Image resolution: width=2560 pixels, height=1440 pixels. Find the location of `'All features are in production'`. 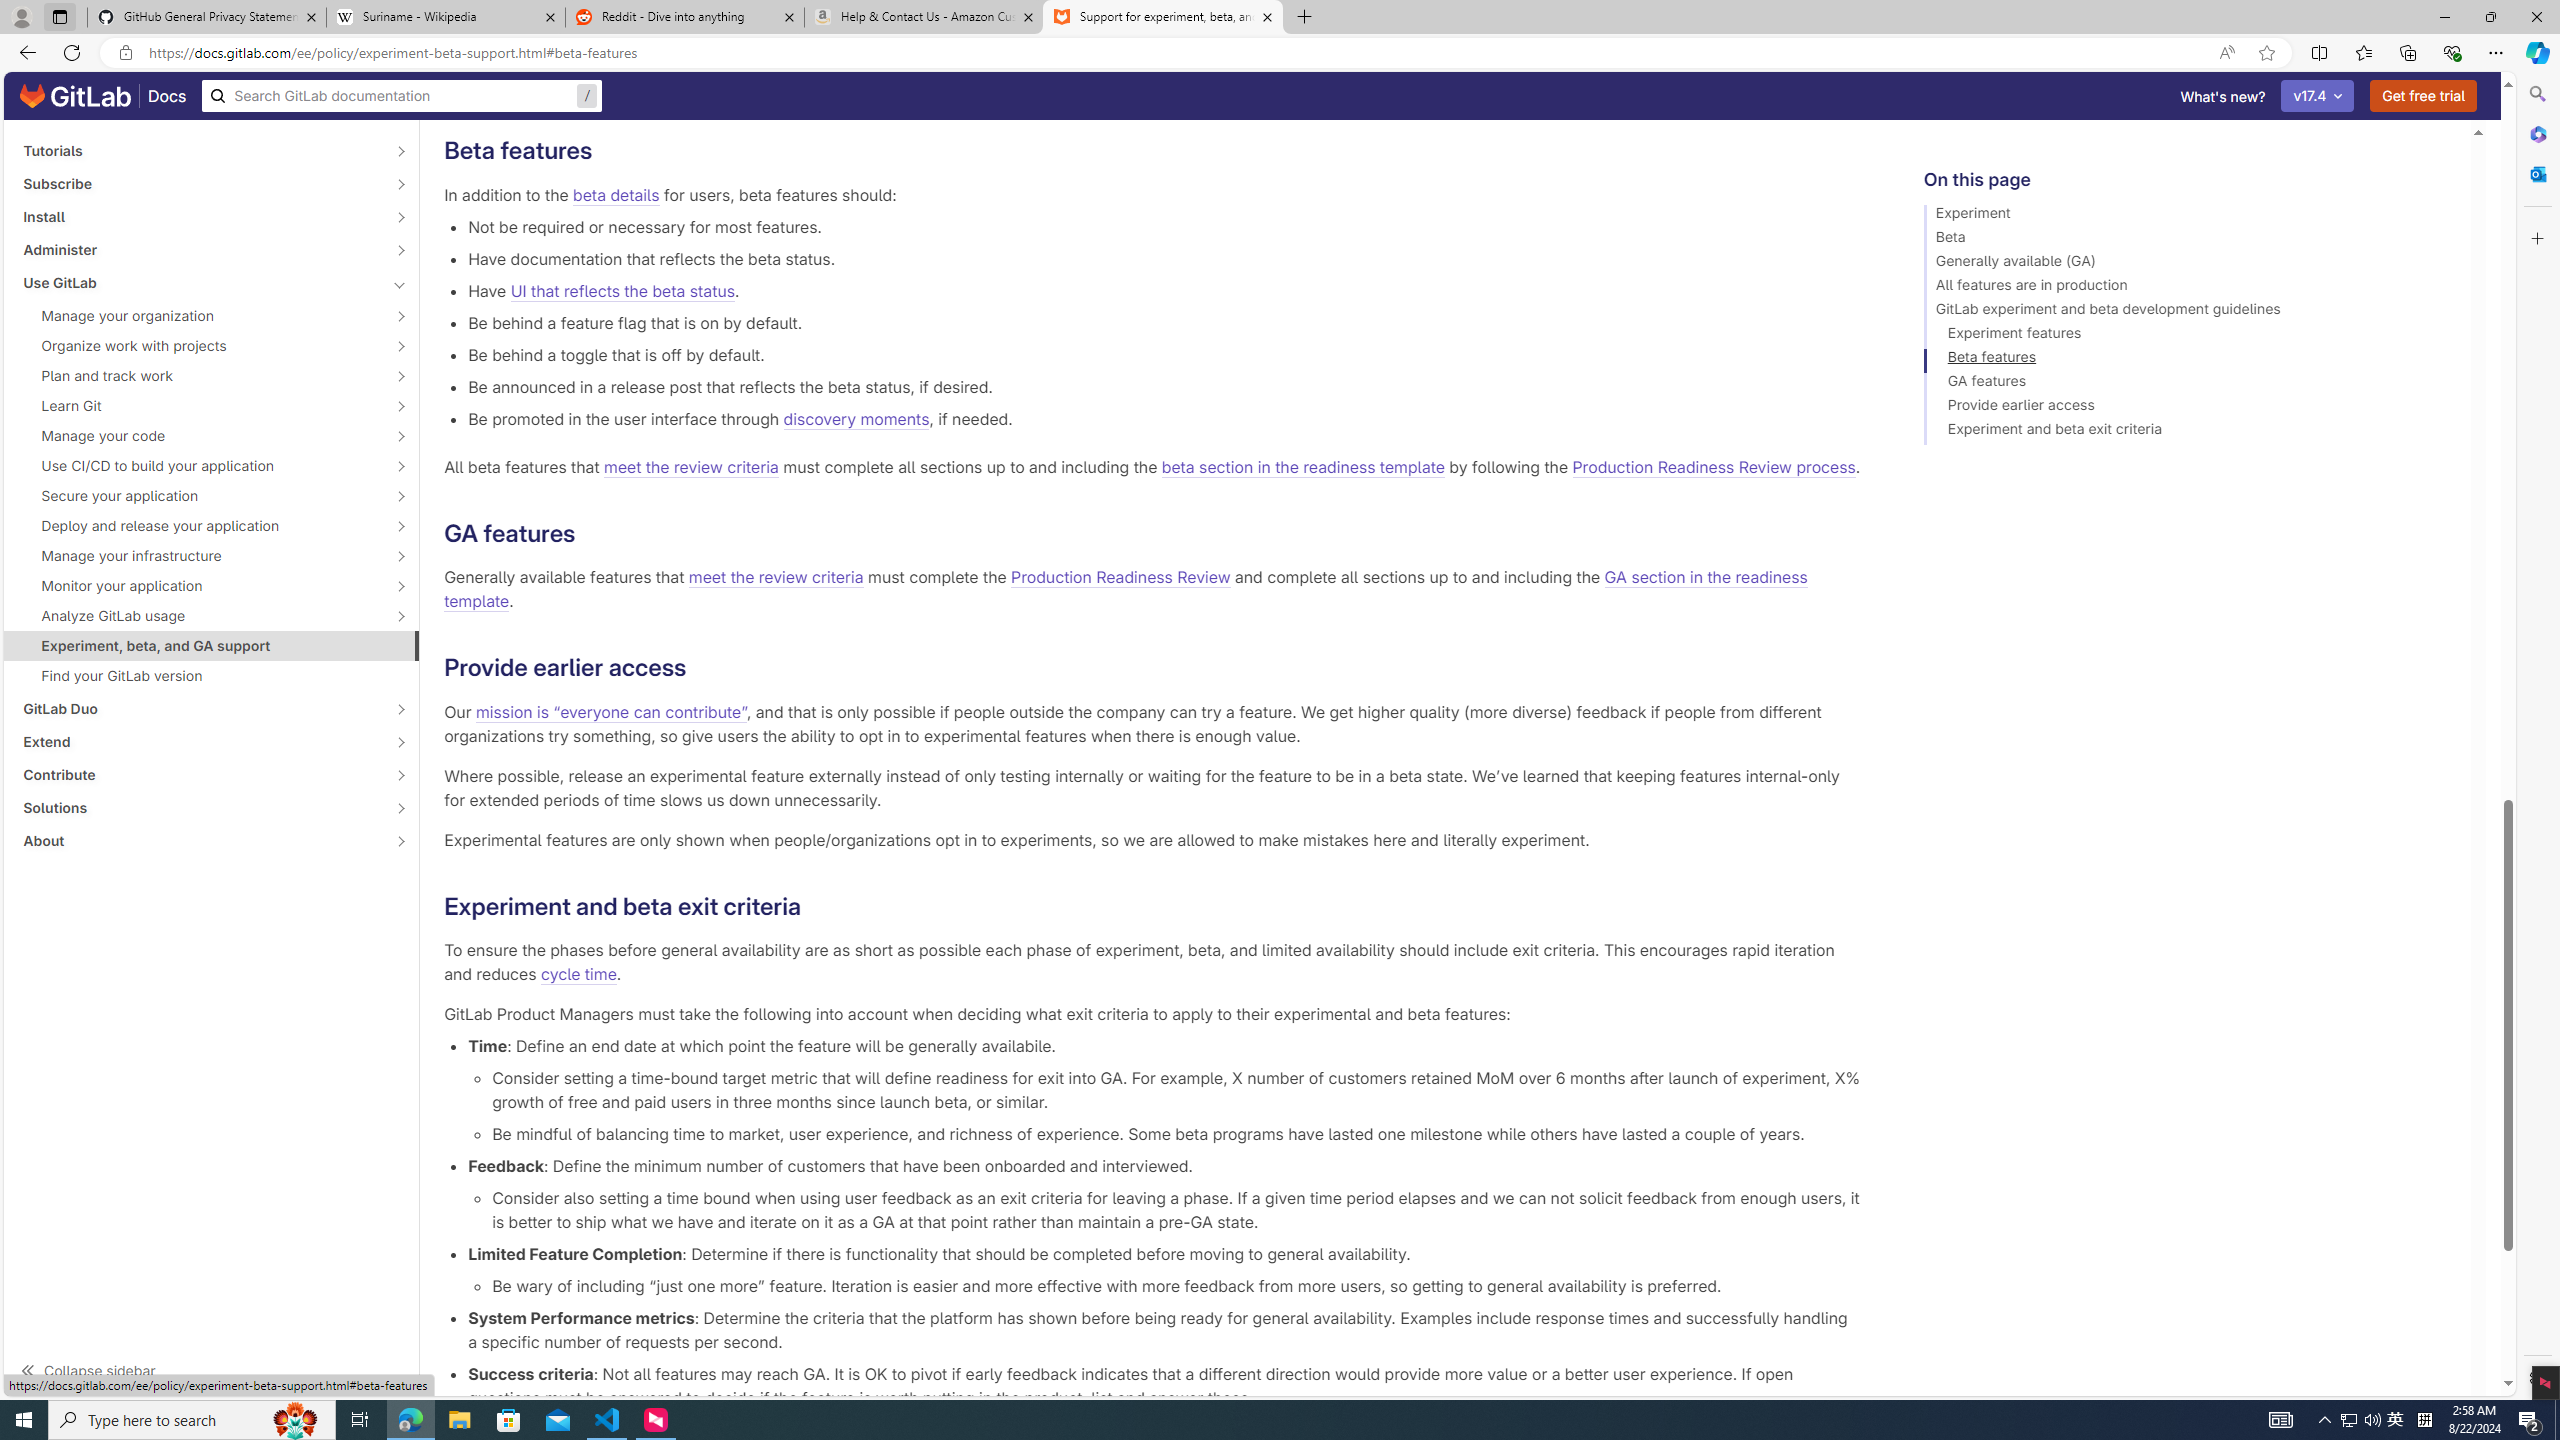

'All features are in production' is located at coordinates (2188, 287).